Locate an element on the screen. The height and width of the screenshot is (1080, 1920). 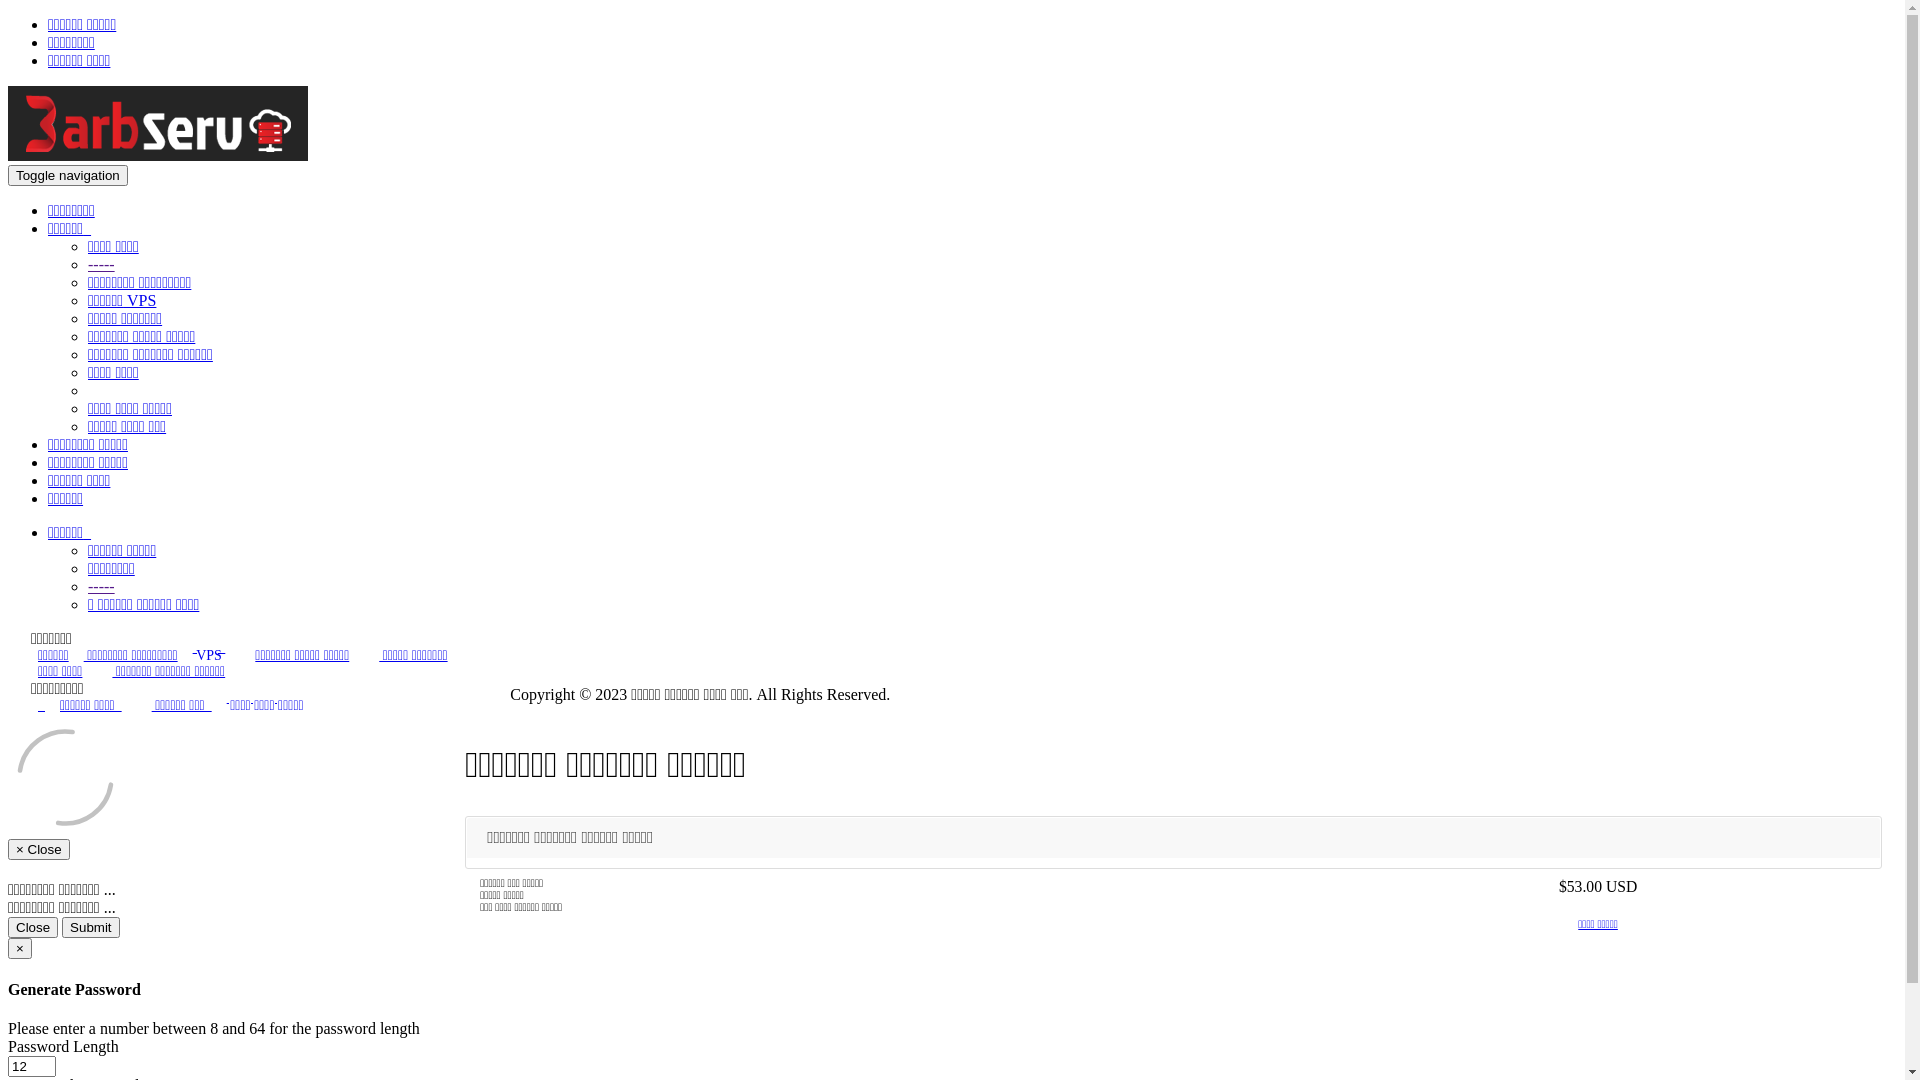
'Submit' is located at coordinates (89, 927).